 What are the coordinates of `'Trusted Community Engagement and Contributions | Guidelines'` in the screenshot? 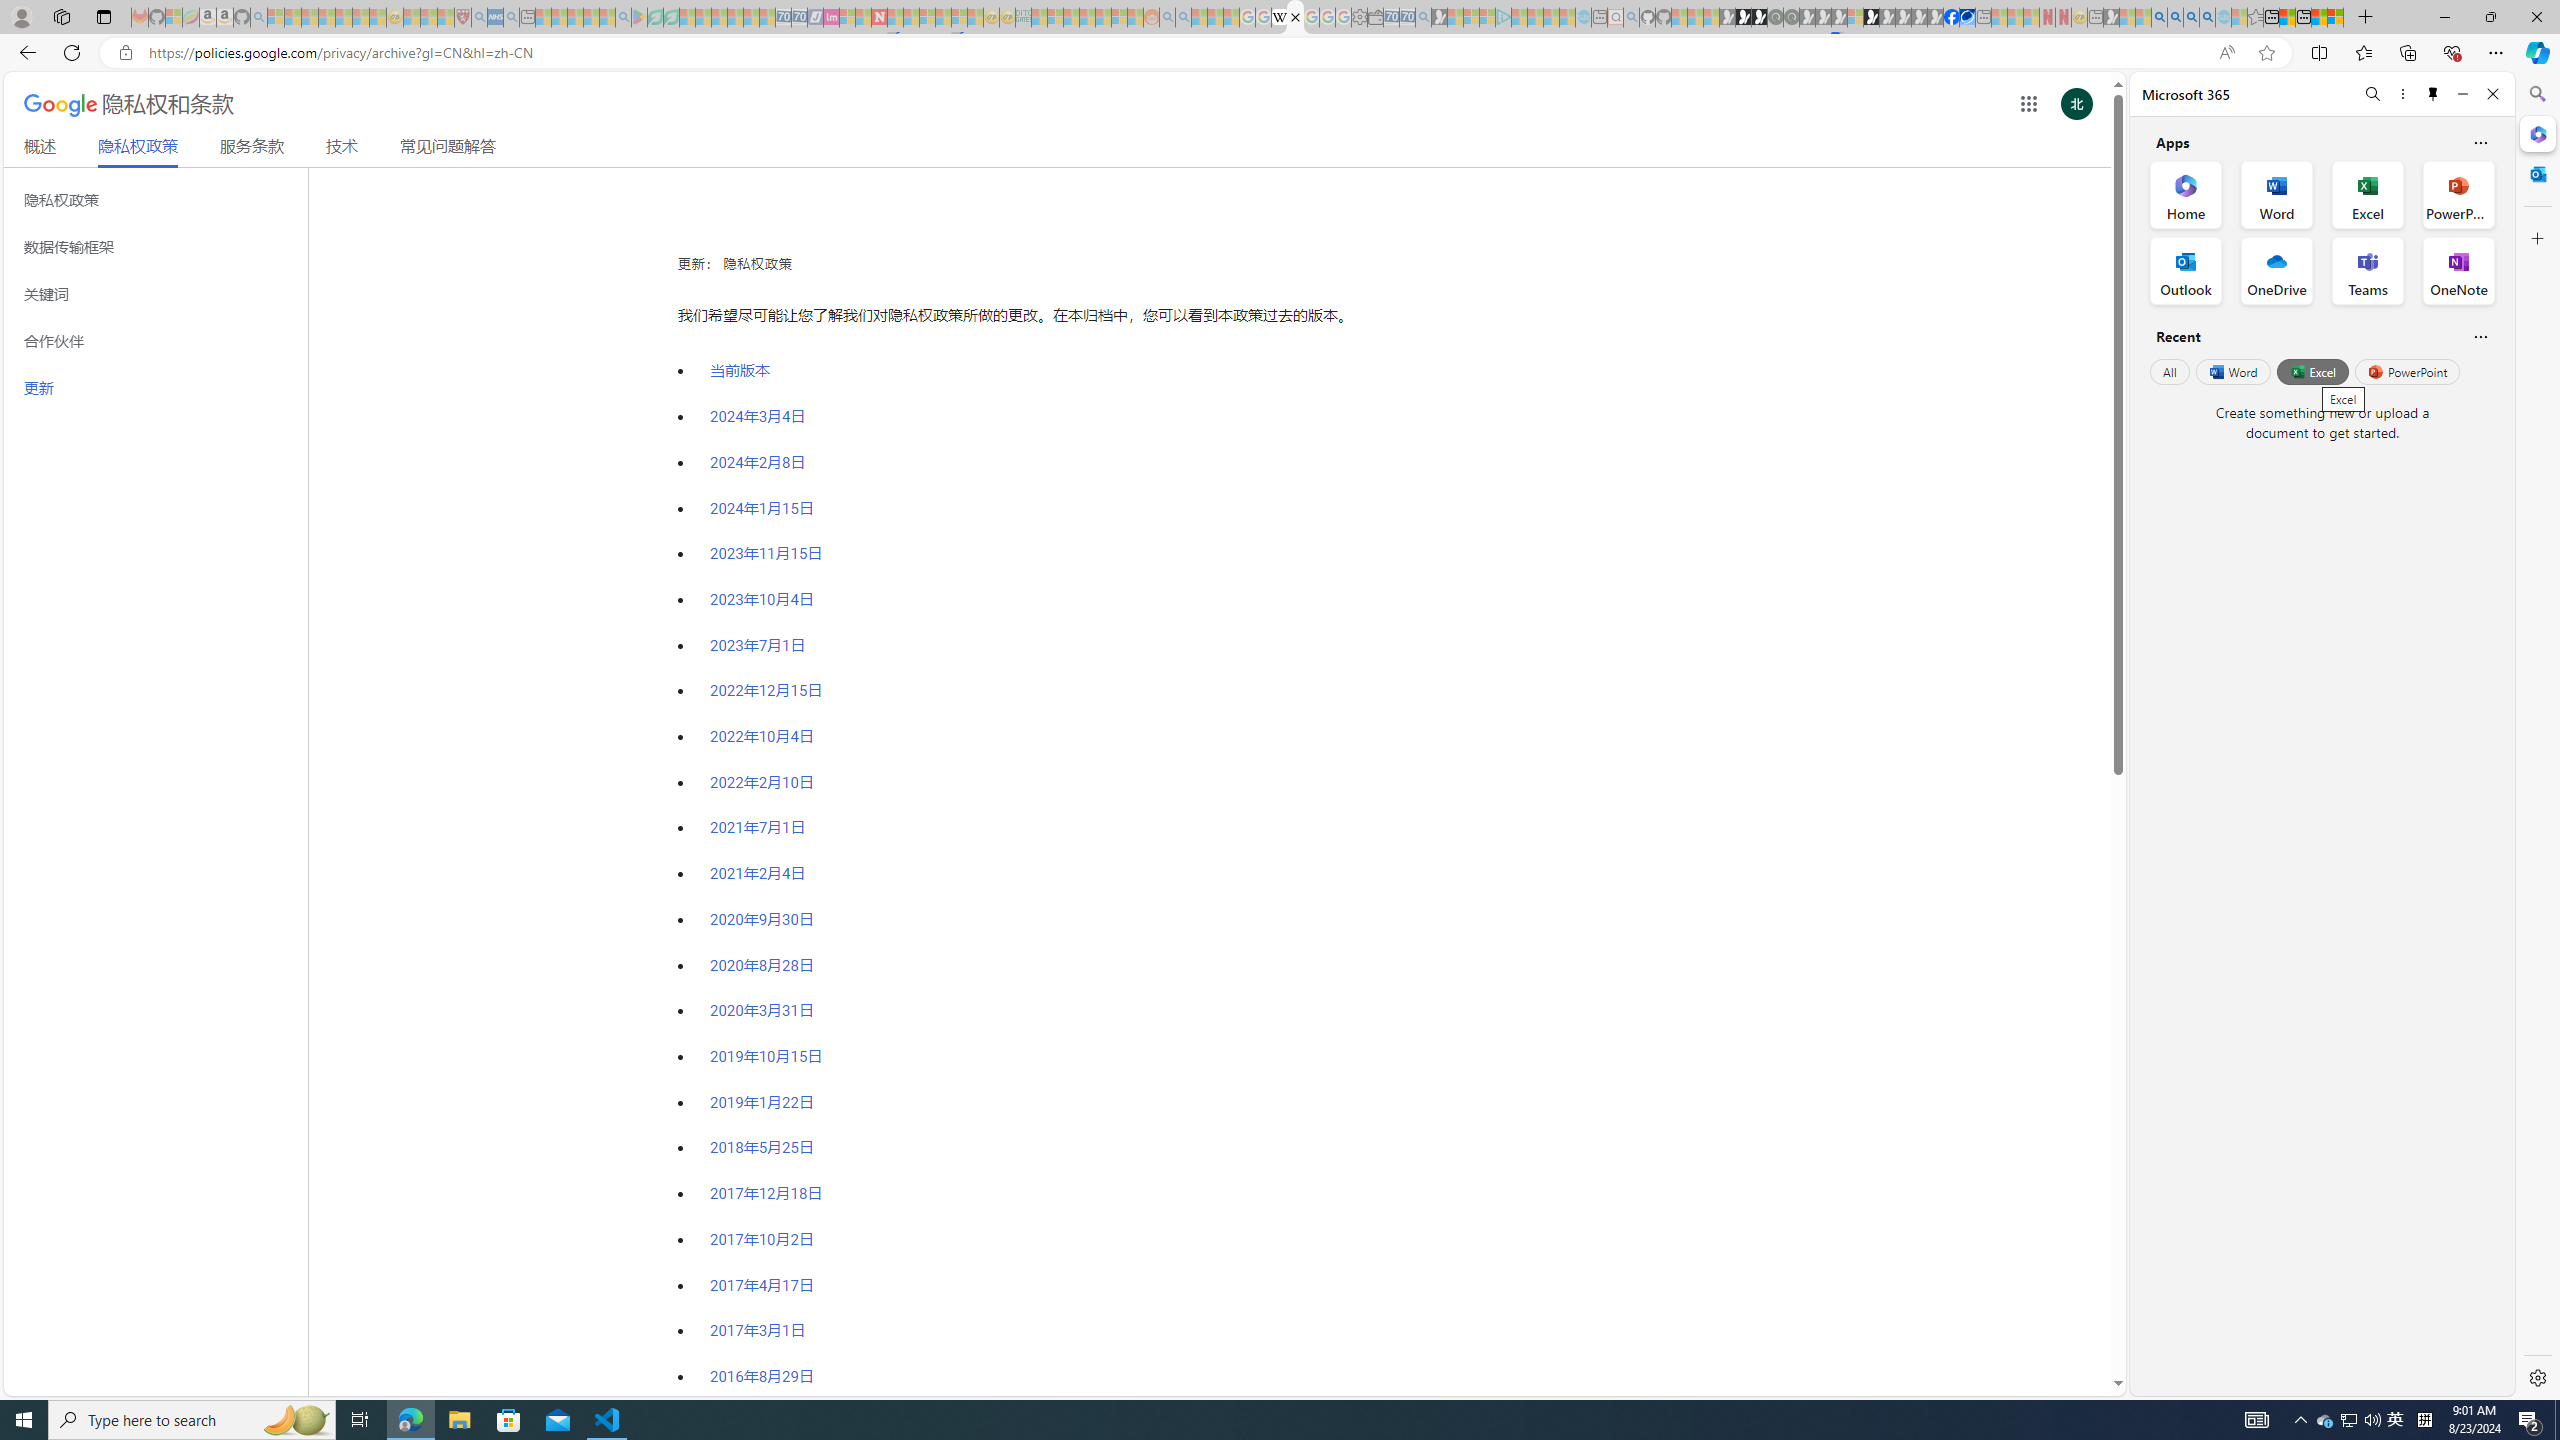 It's located at (893, 16).